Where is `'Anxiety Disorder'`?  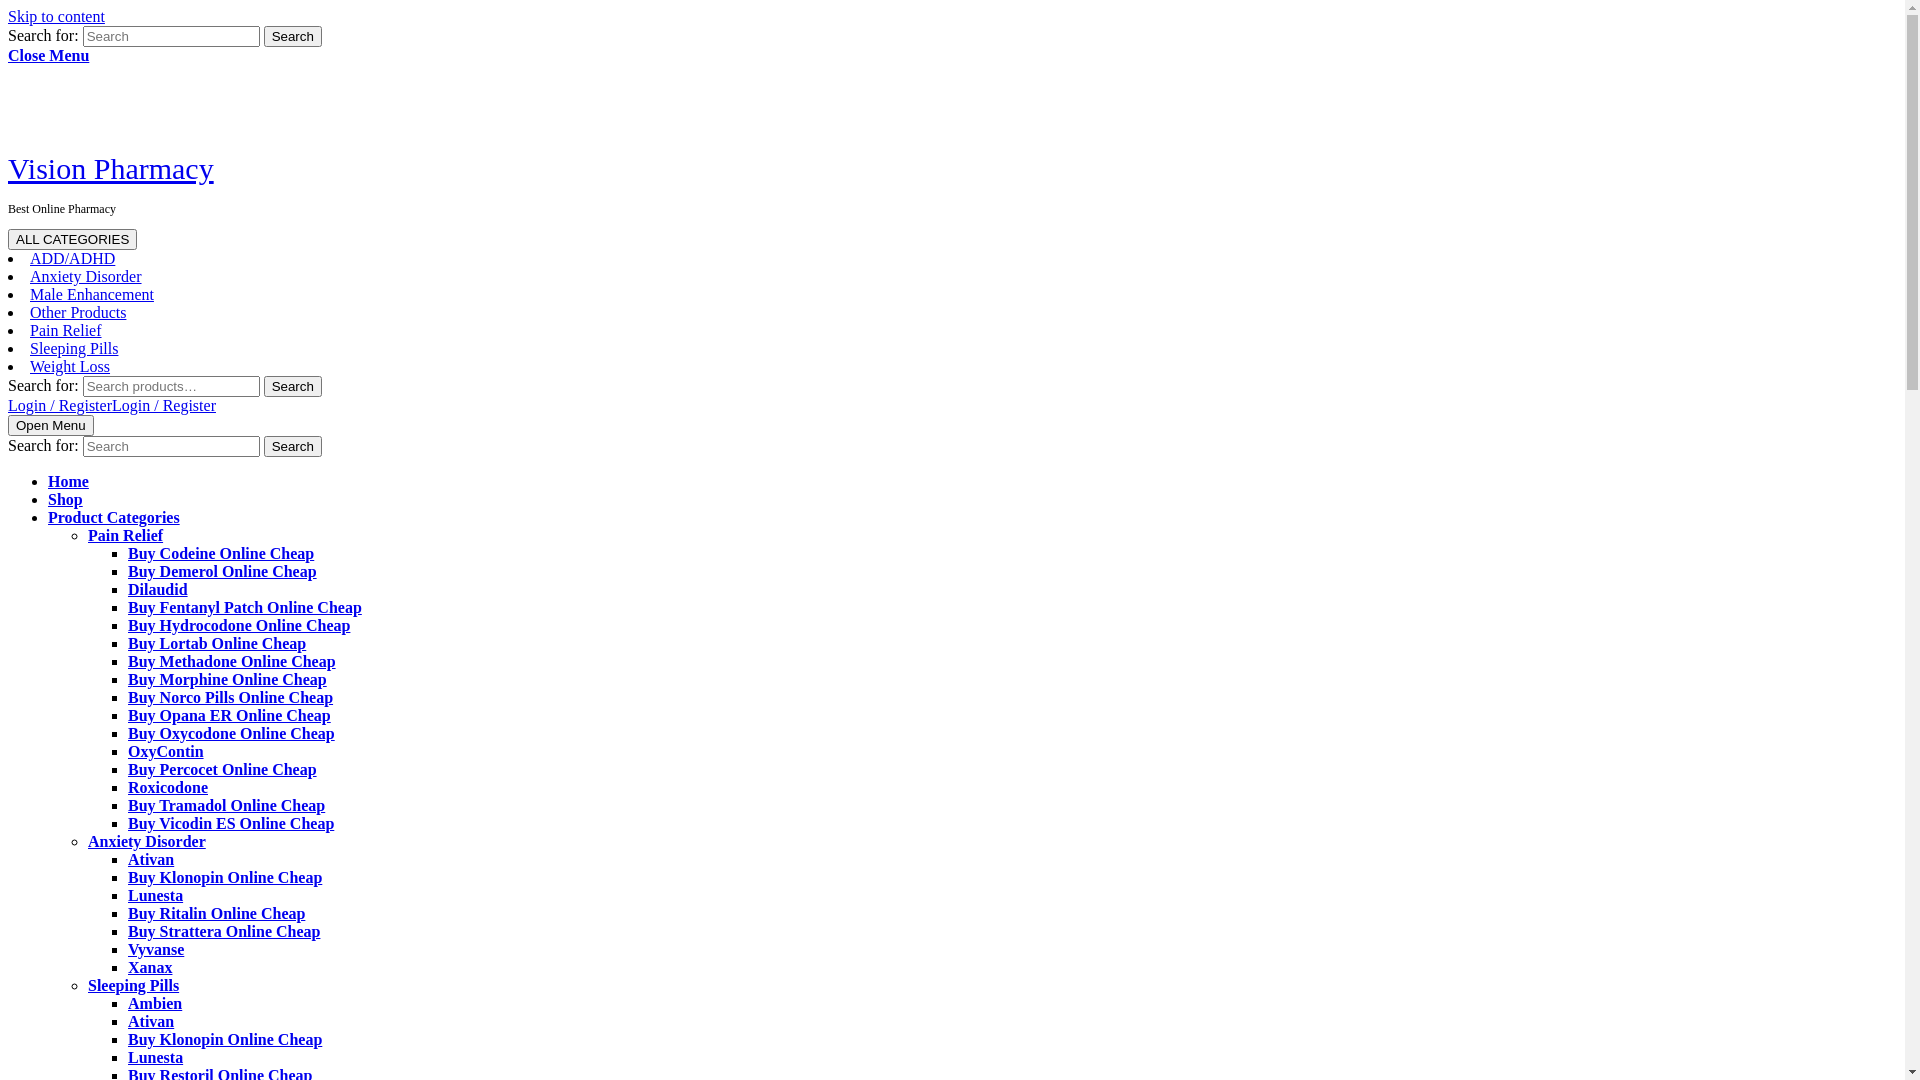
'Anxiety Disorder' is located at coordinates (85, 276).